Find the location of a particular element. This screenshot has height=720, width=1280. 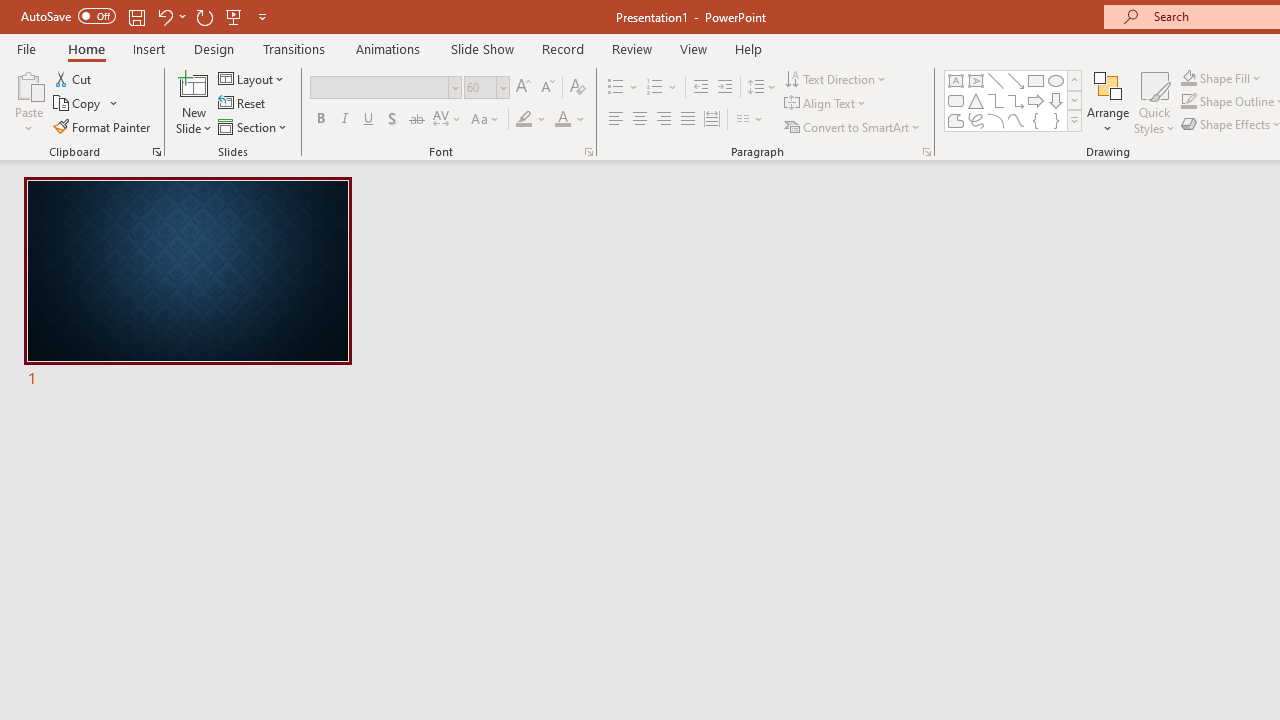

'Quick Styles' is located at coordinates (1154, 103).